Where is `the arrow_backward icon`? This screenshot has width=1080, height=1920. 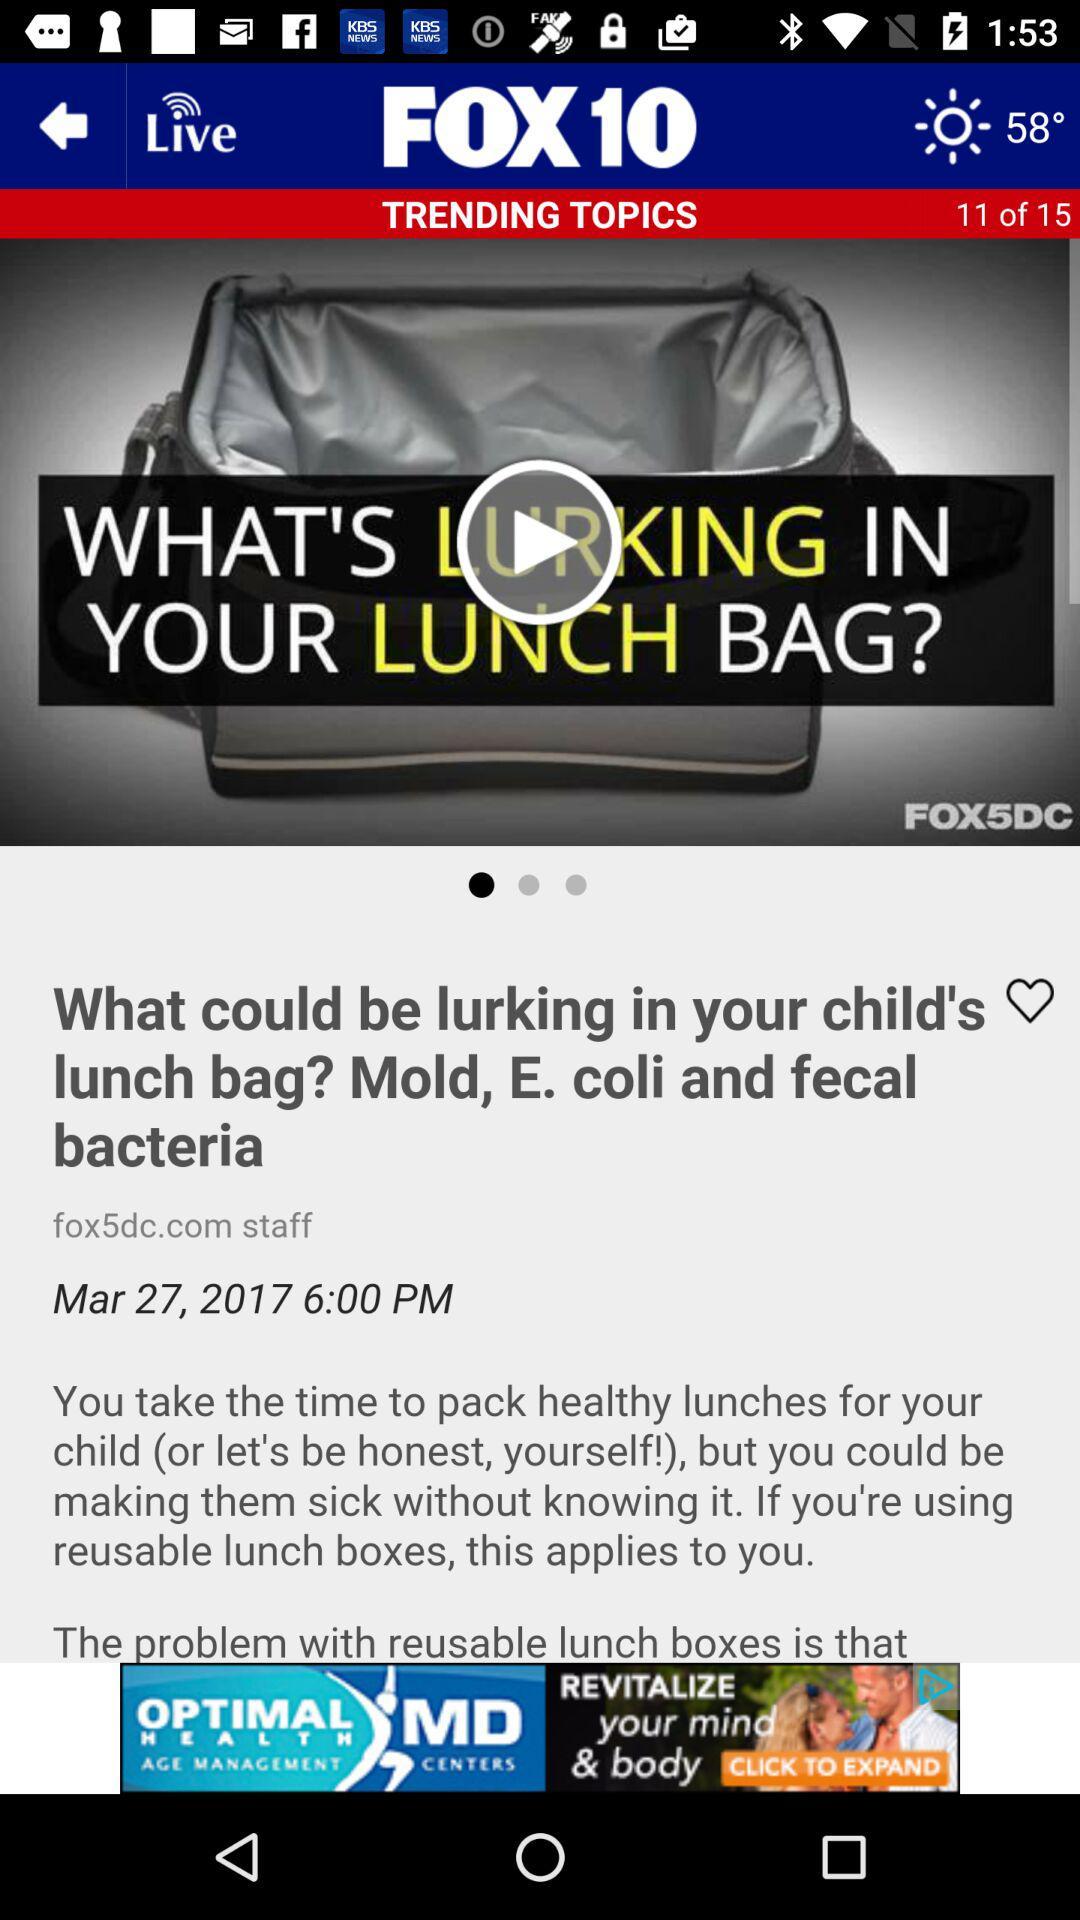 the arrow_backward icon is located at coordinates (61, 124).